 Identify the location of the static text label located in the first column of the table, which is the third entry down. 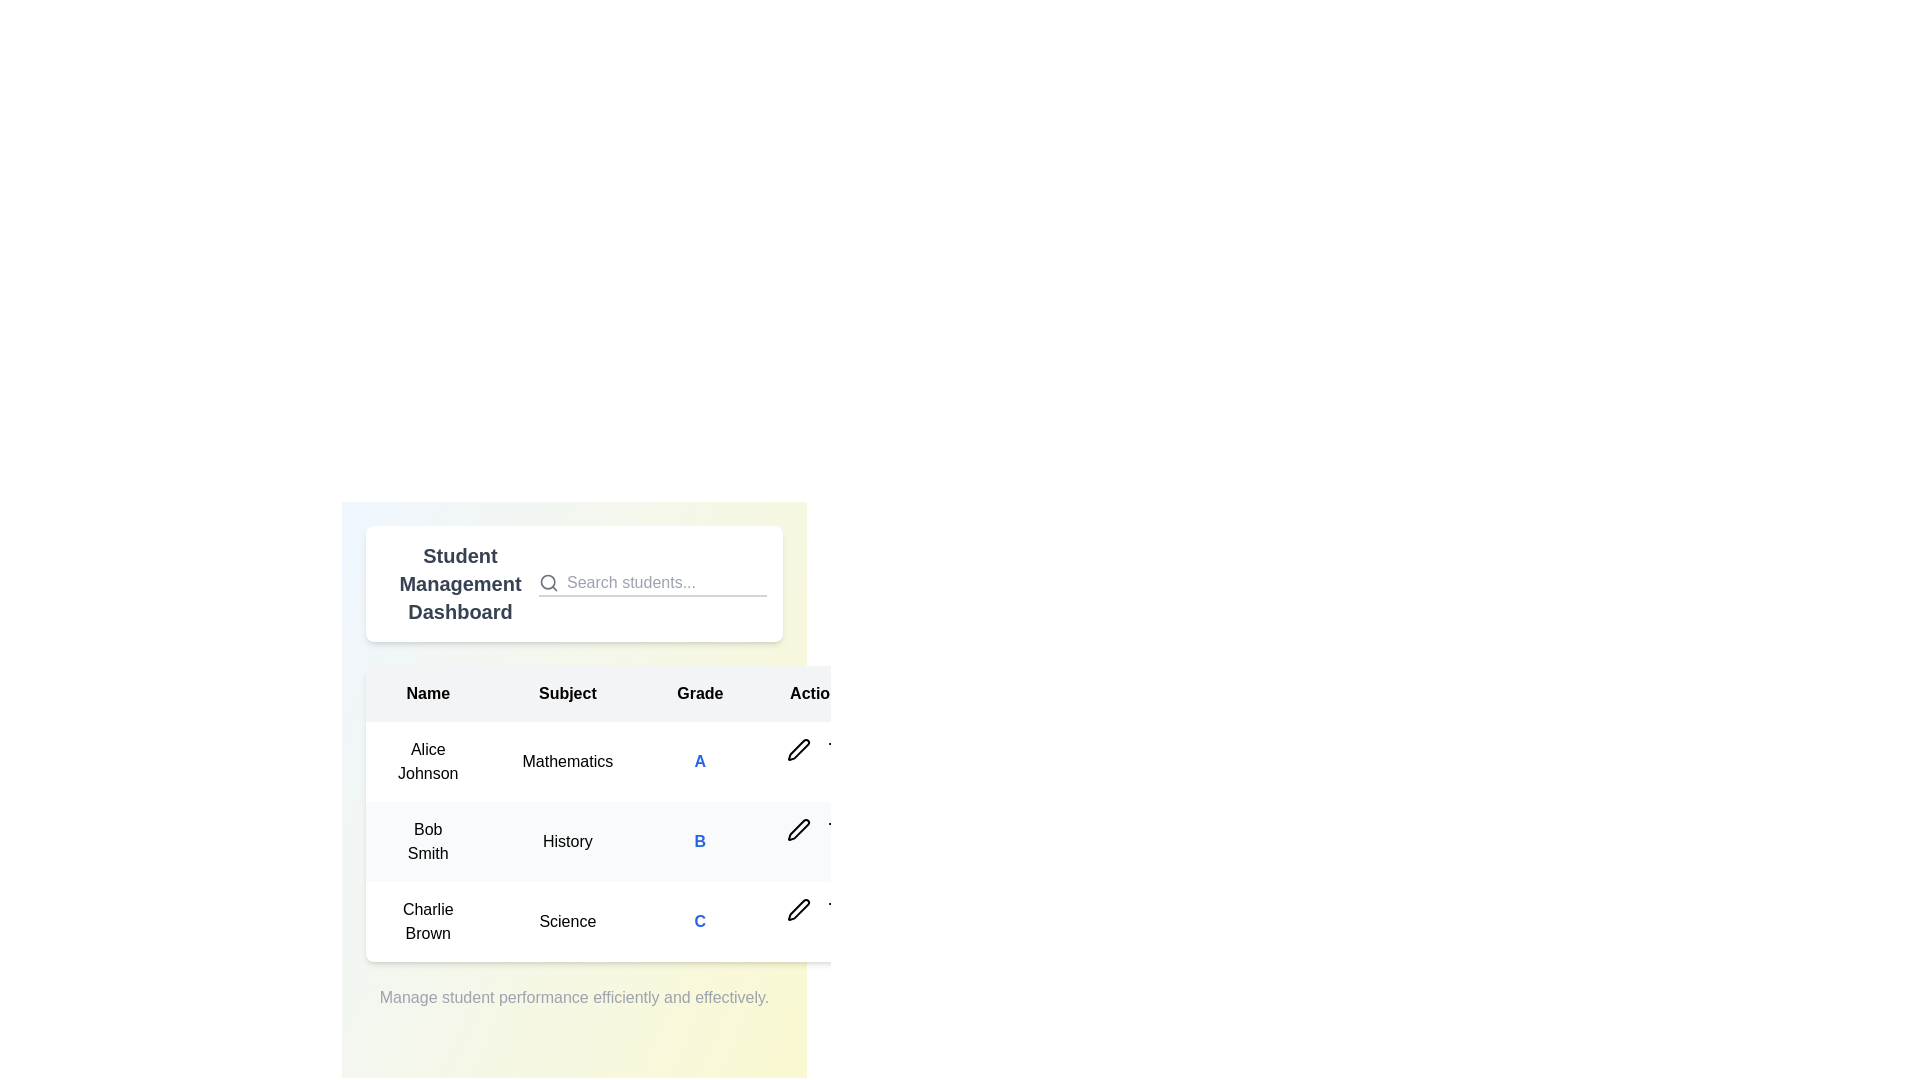
(427, 921).